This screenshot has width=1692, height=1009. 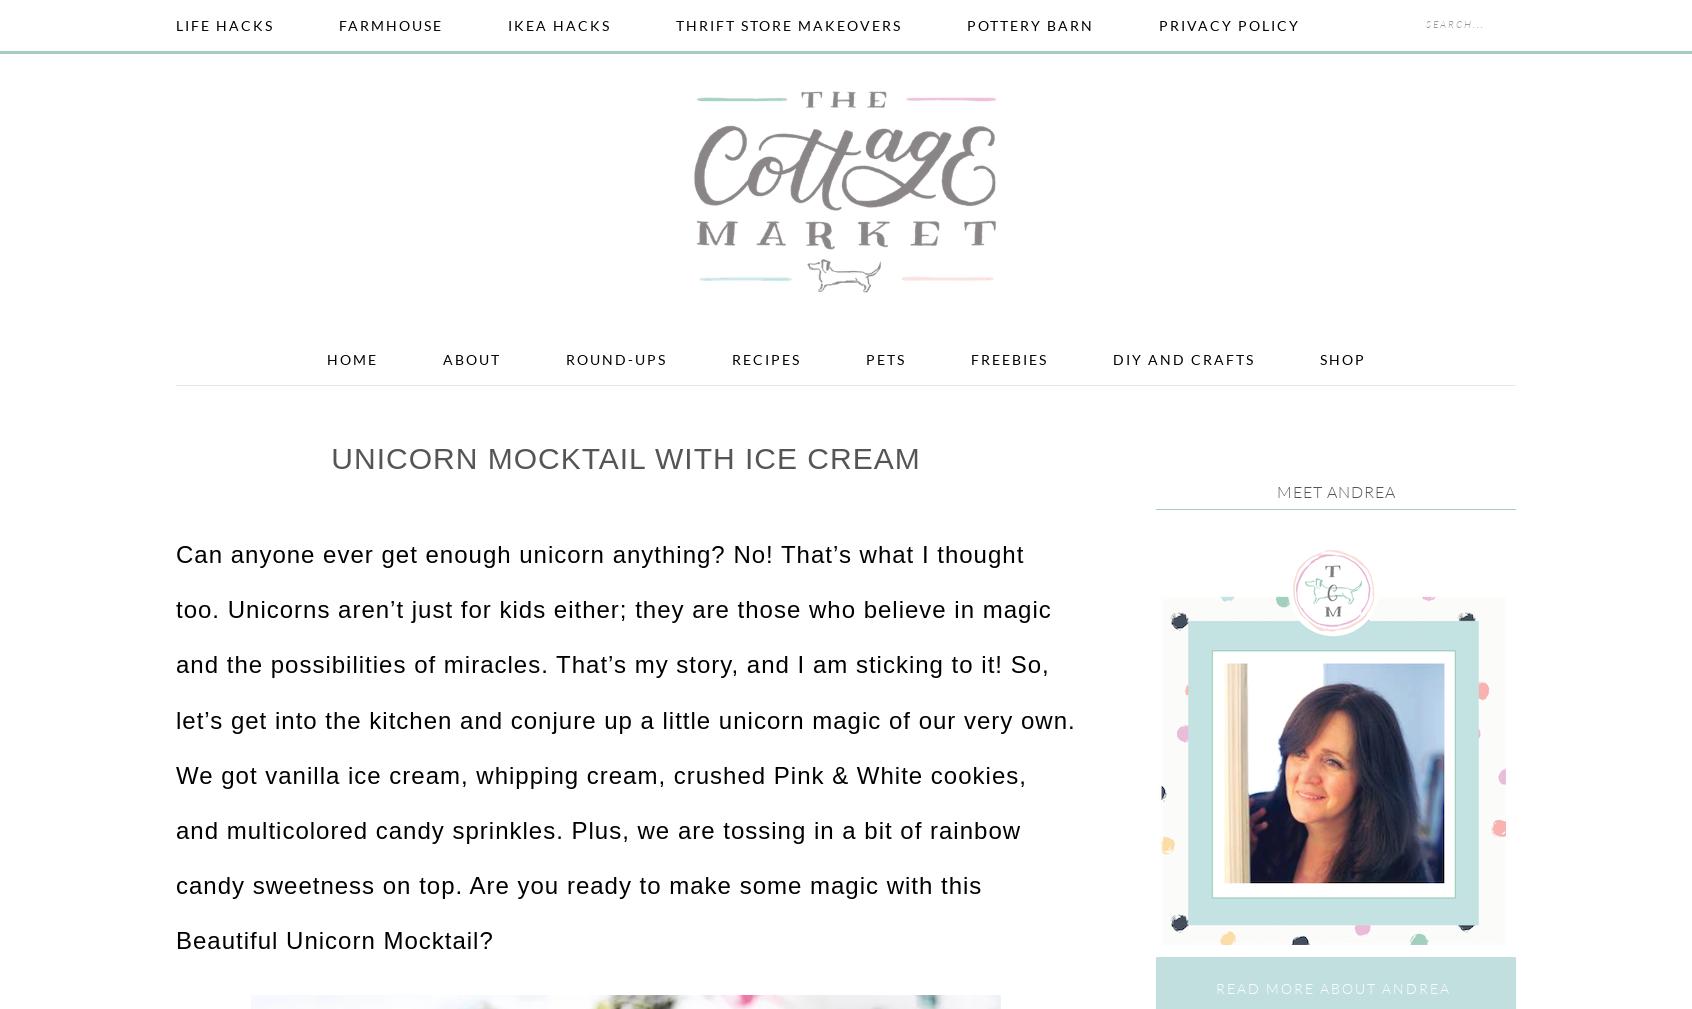 What do you see at coordinates (764, 358) in the screenshot?
I see `'Recipes'` at bounding box center [764, 358].